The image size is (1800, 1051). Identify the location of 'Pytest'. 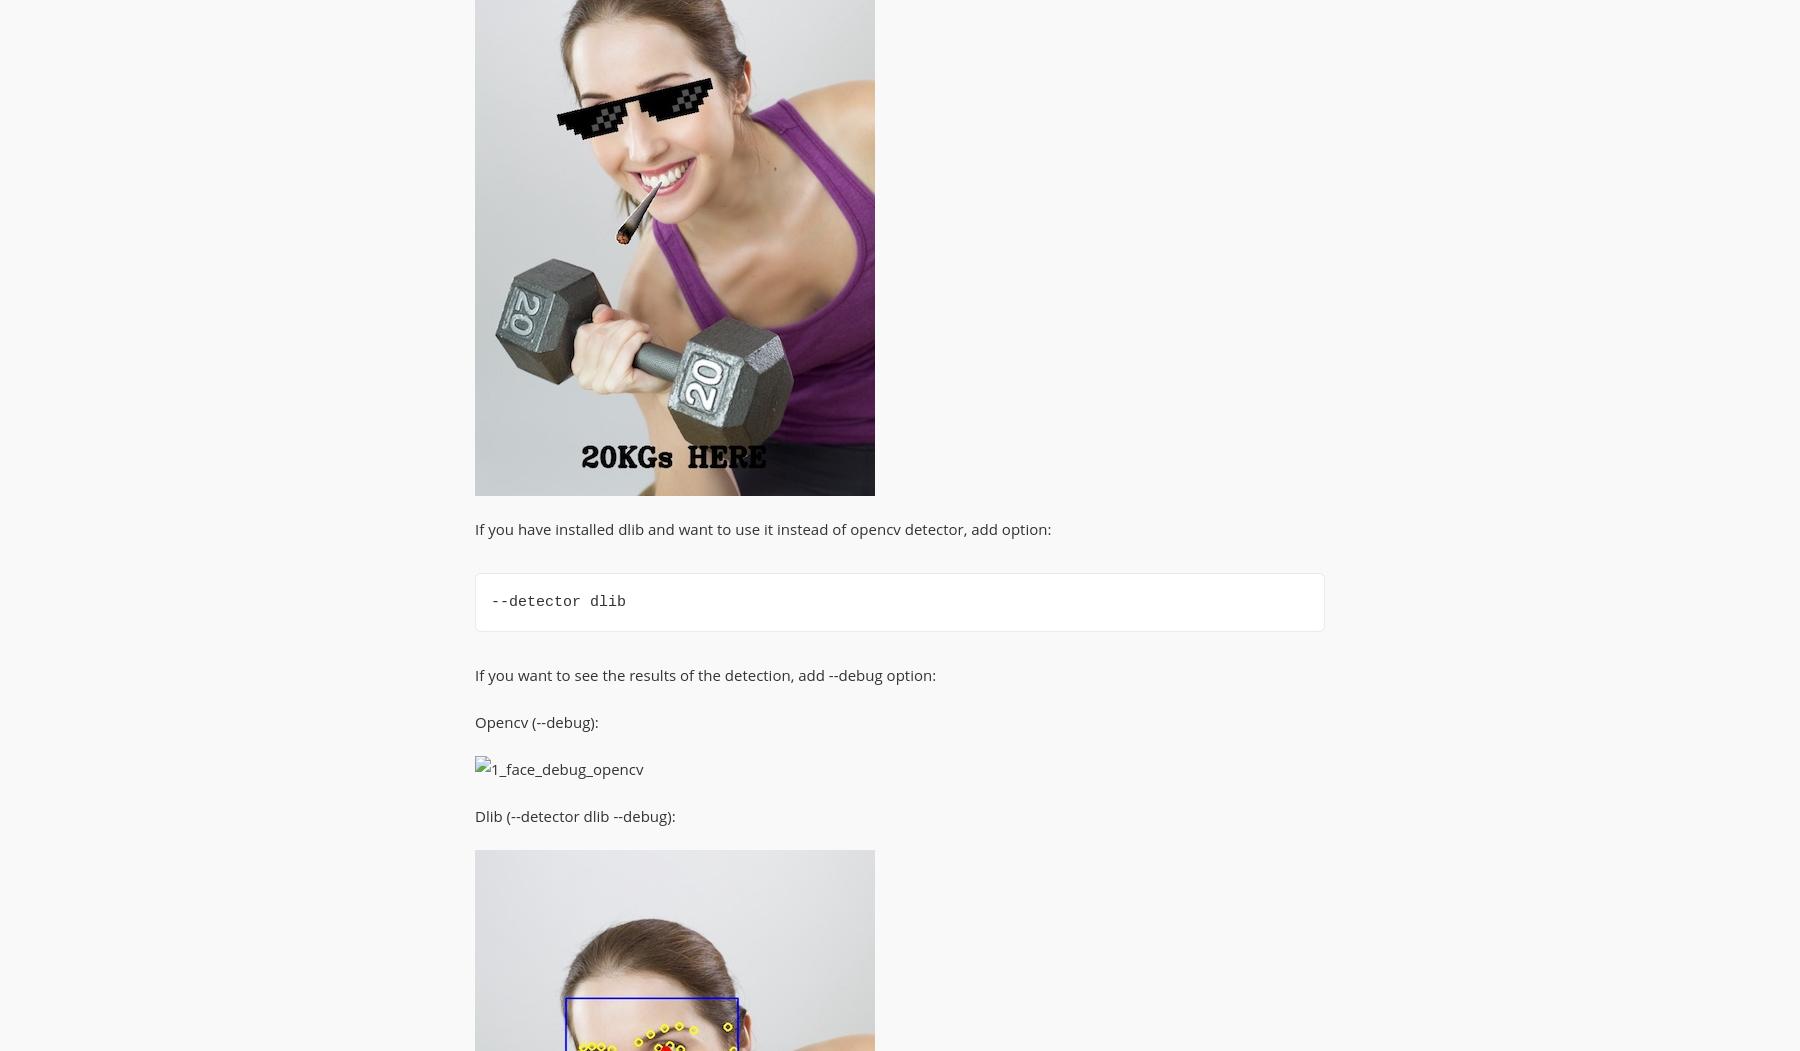
(775, 23).